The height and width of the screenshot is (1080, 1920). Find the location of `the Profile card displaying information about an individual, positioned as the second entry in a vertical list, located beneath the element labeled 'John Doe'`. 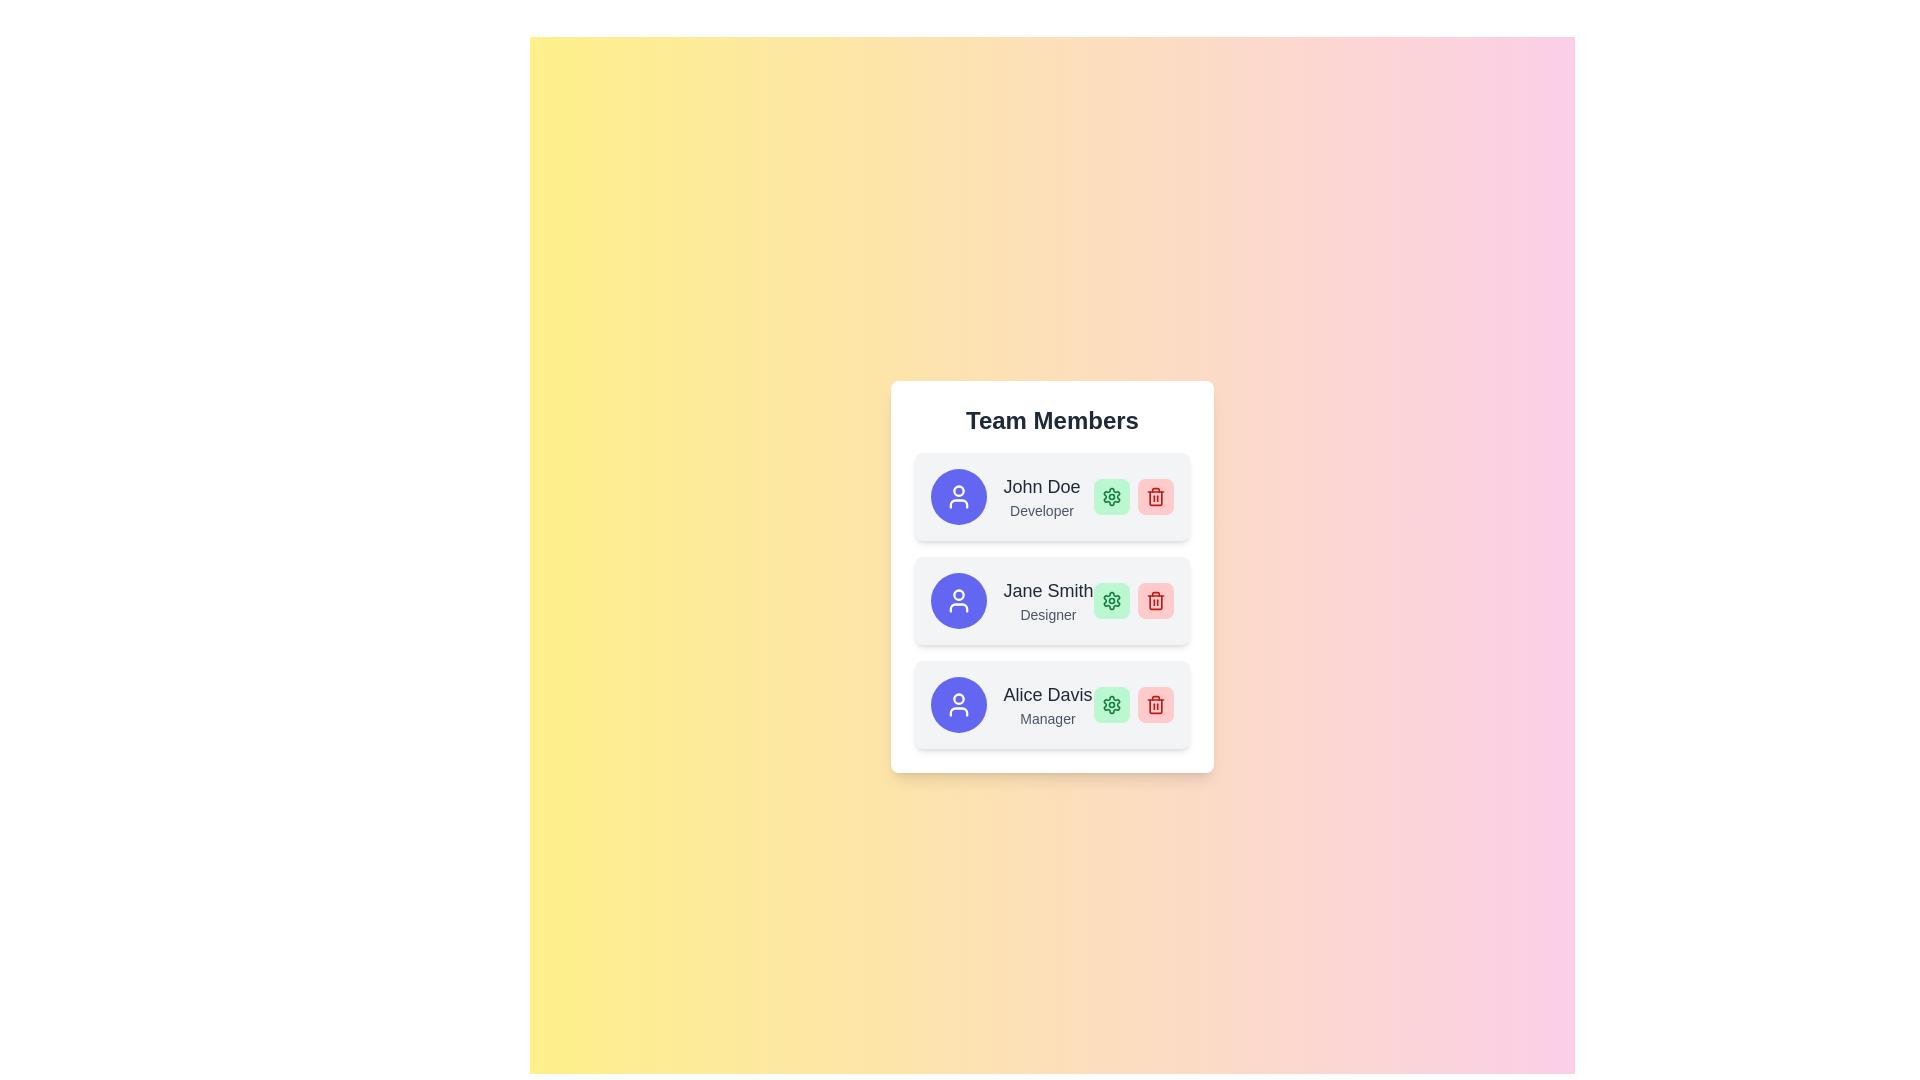

the Profile card displaying information about an individual, positioned as the second entry in a vertical list, located beneath the element labeled 'John Doe' is located at coordinates (1051, 600).